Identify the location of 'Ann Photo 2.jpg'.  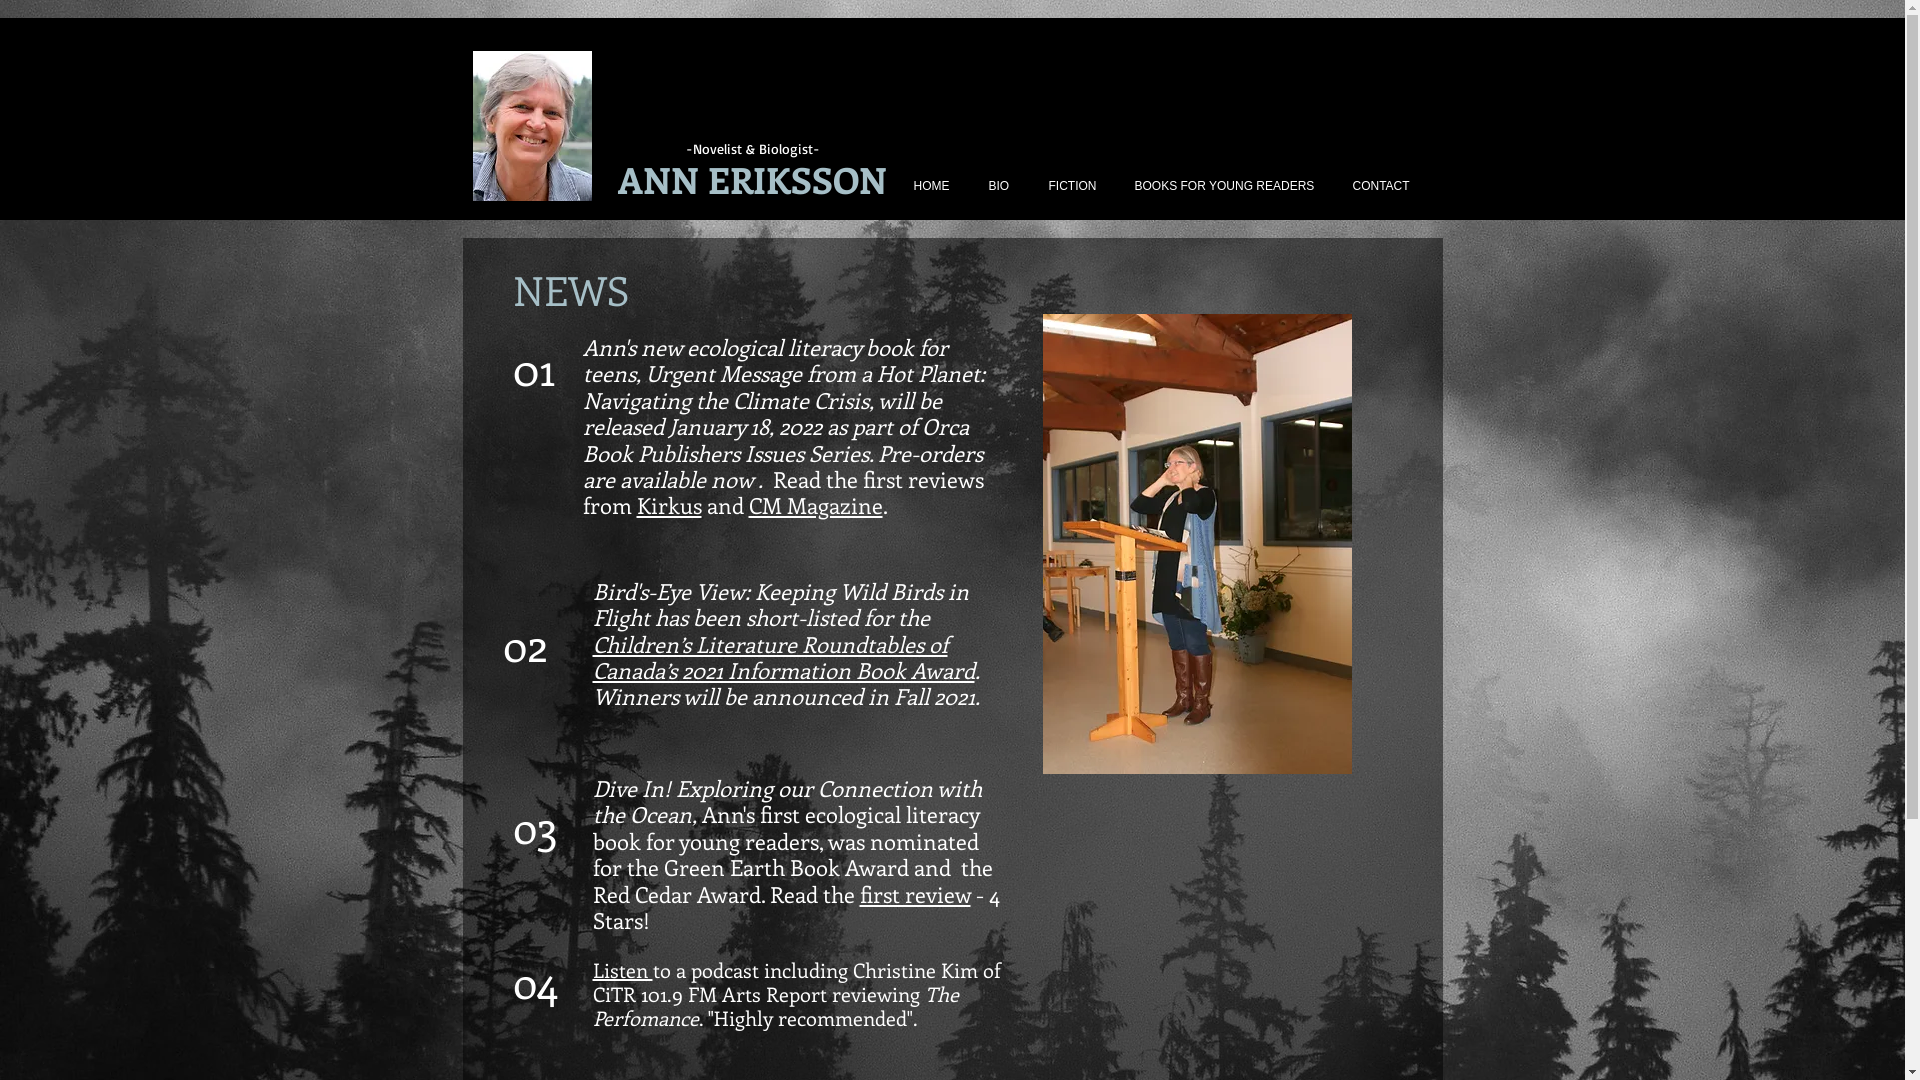
(531, 126).